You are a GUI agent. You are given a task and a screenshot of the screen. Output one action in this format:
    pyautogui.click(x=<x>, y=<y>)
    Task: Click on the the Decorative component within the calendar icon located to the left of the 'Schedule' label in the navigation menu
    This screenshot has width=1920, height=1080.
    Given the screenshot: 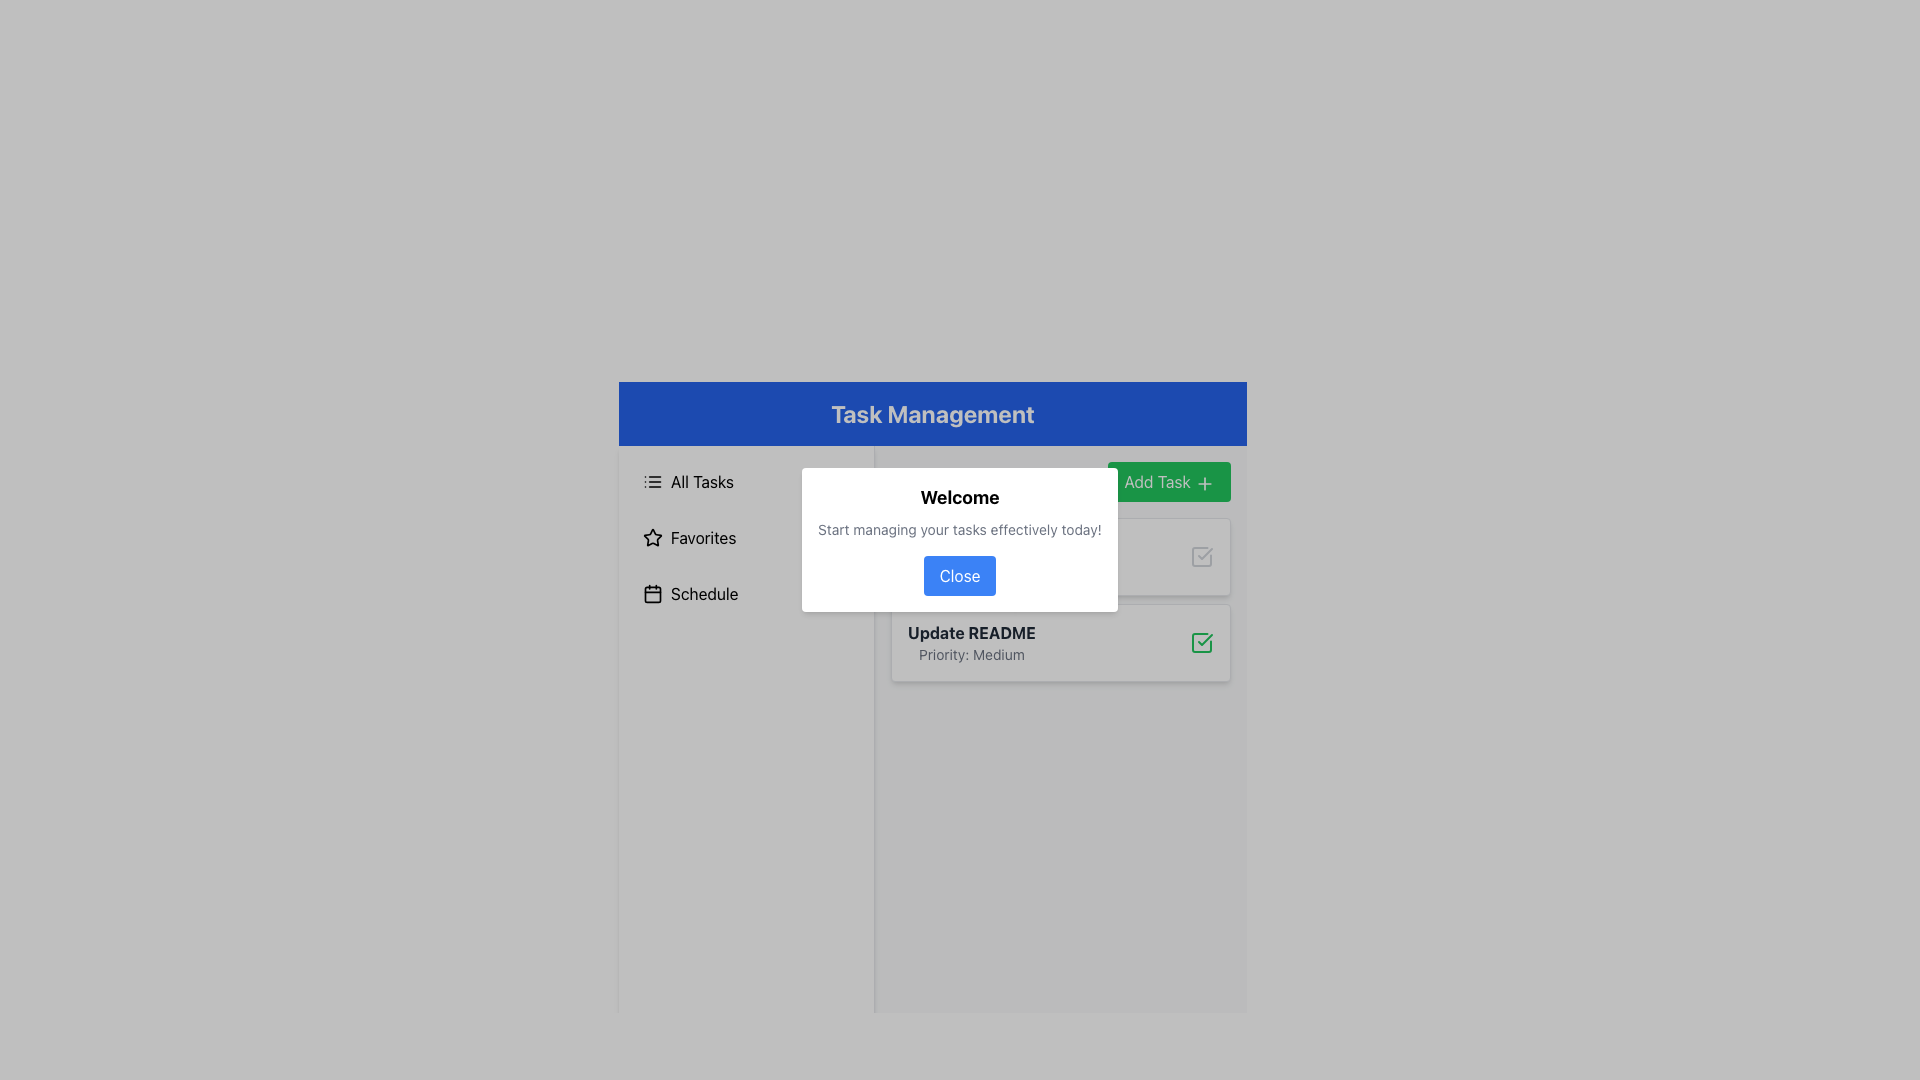 What is the action you would take?
    pyautogui.click(x=652, y=593)
    